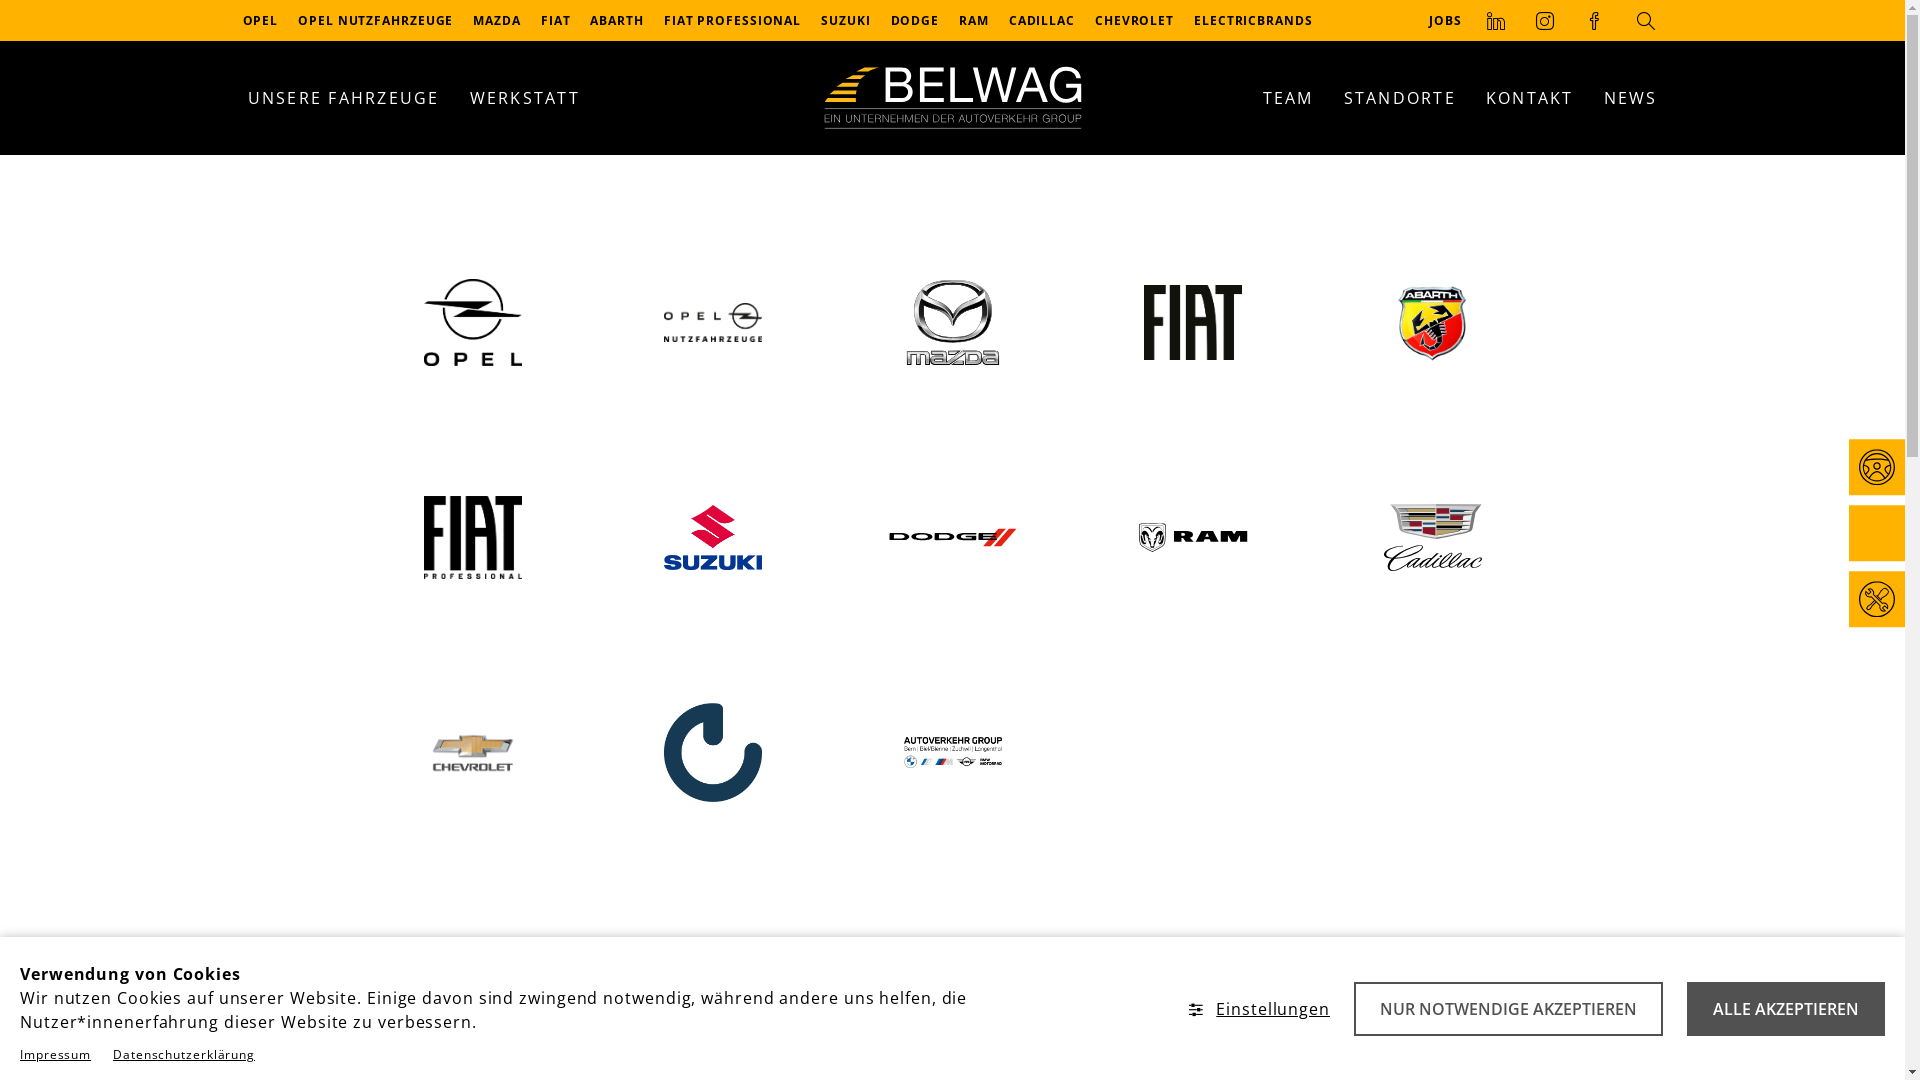  I want to click on 'Dodge', so click(950, 536).